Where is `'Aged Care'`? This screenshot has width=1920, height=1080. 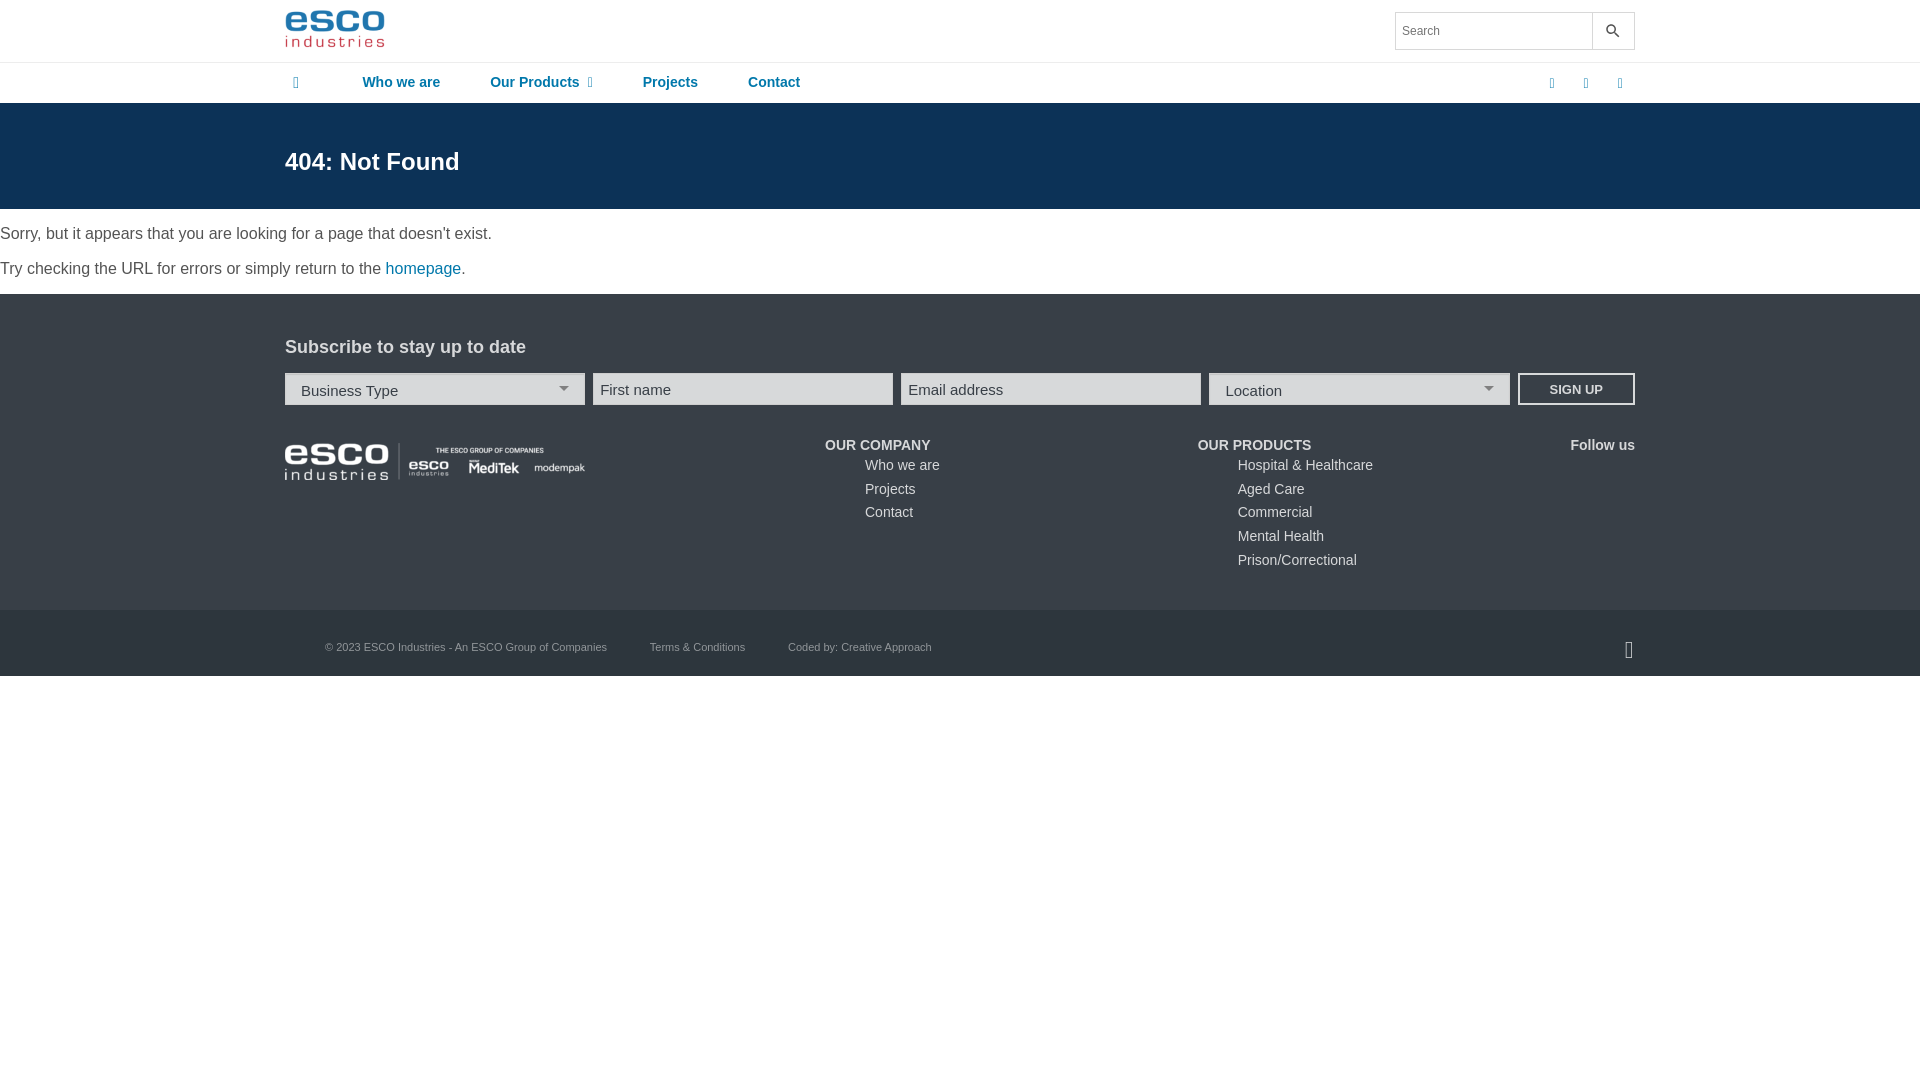
'Aged Care' is located at coordinates (1270, 489).